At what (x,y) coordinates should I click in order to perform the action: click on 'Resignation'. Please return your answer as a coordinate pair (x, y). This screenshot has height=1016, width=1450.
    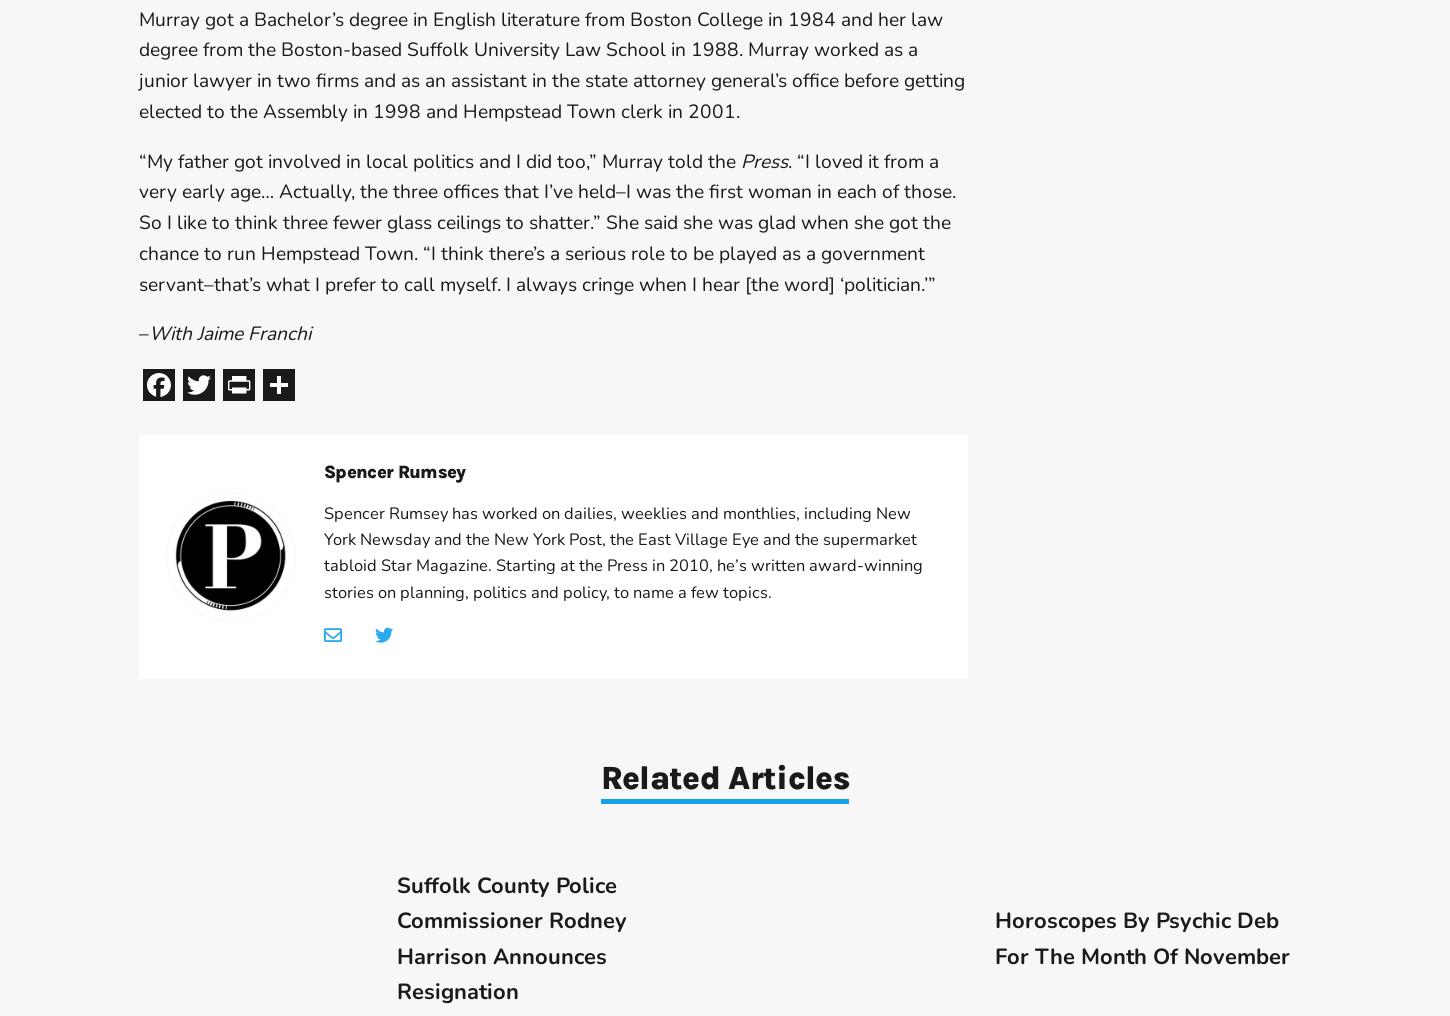
    Looking at the image, I should click on (457, 991).